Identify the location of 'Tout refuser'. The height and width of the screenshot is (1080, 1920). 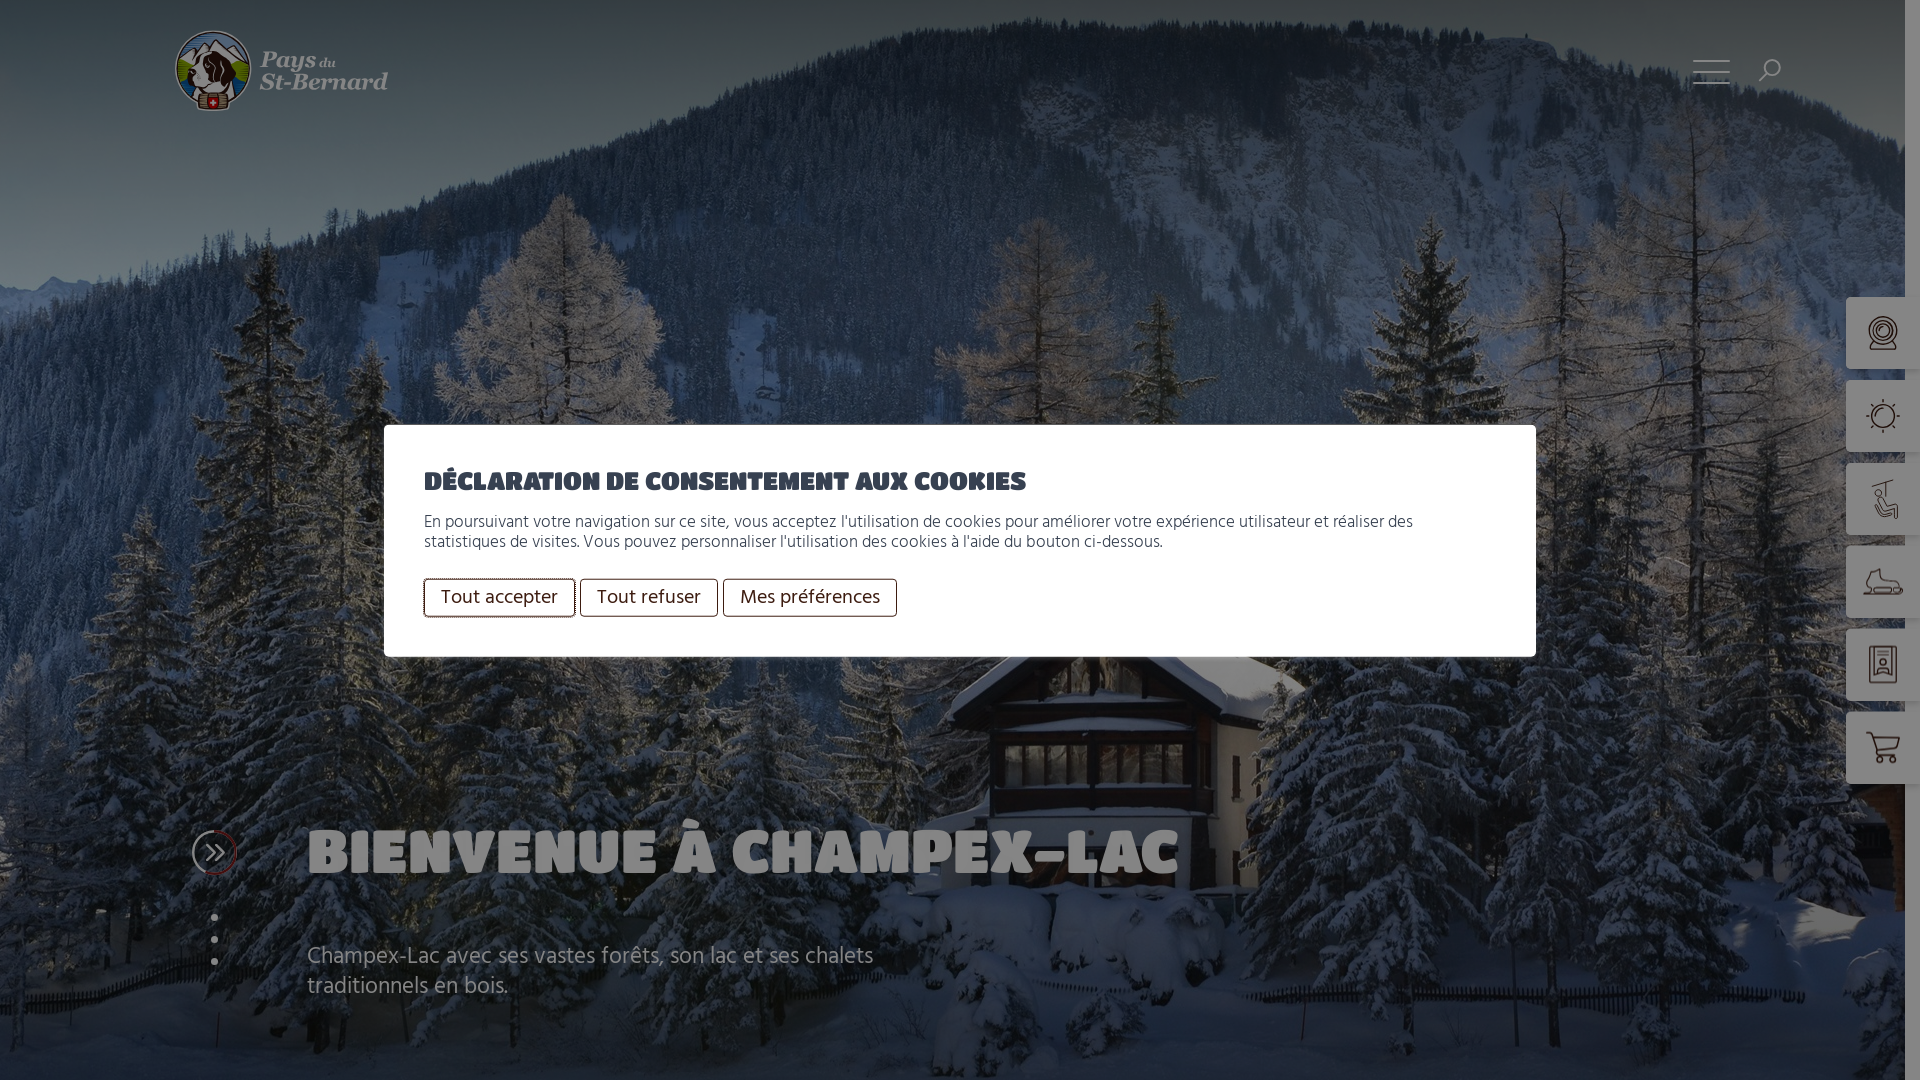
(648, 596).